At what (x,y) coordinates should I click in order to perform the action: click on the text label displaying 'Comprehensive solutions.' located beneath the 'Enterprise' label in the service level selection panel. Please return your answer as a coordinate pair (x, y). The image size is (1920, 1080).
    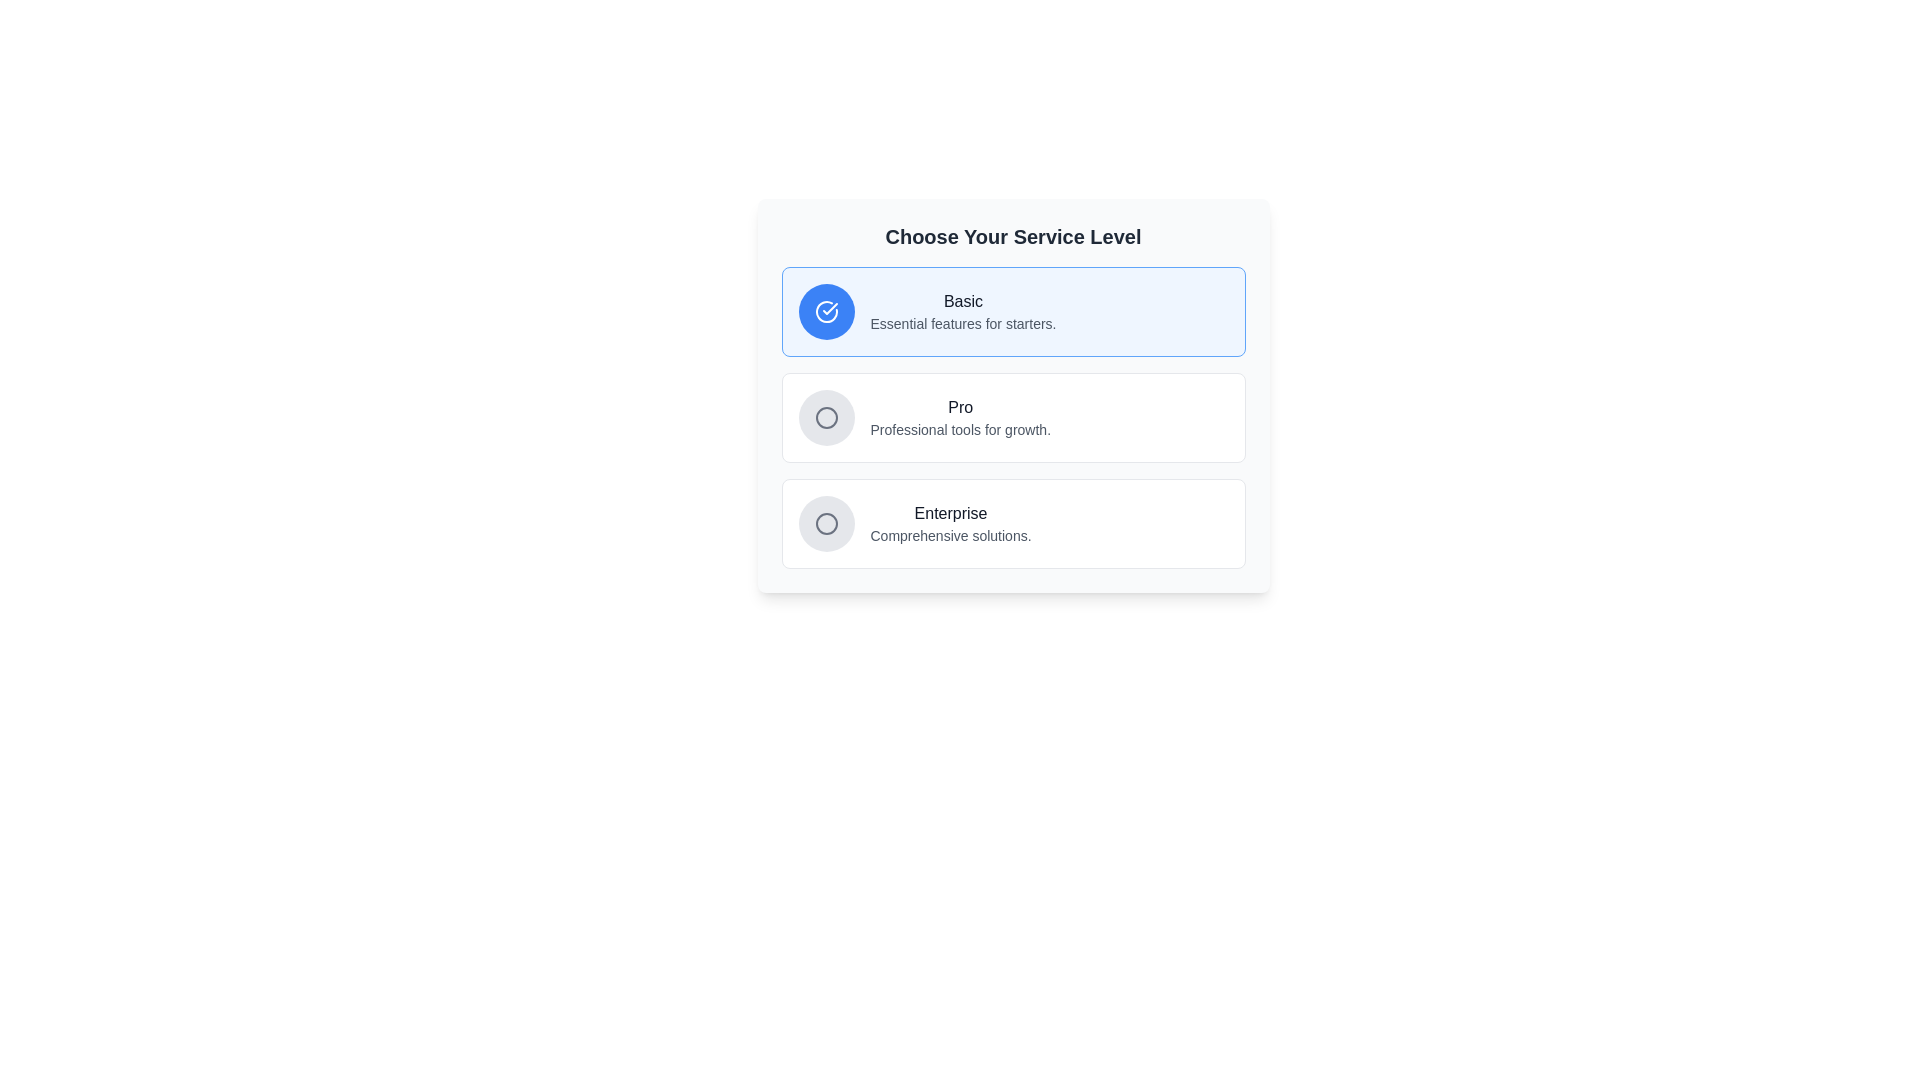
    Looking at the image, I should click on (949, 535).